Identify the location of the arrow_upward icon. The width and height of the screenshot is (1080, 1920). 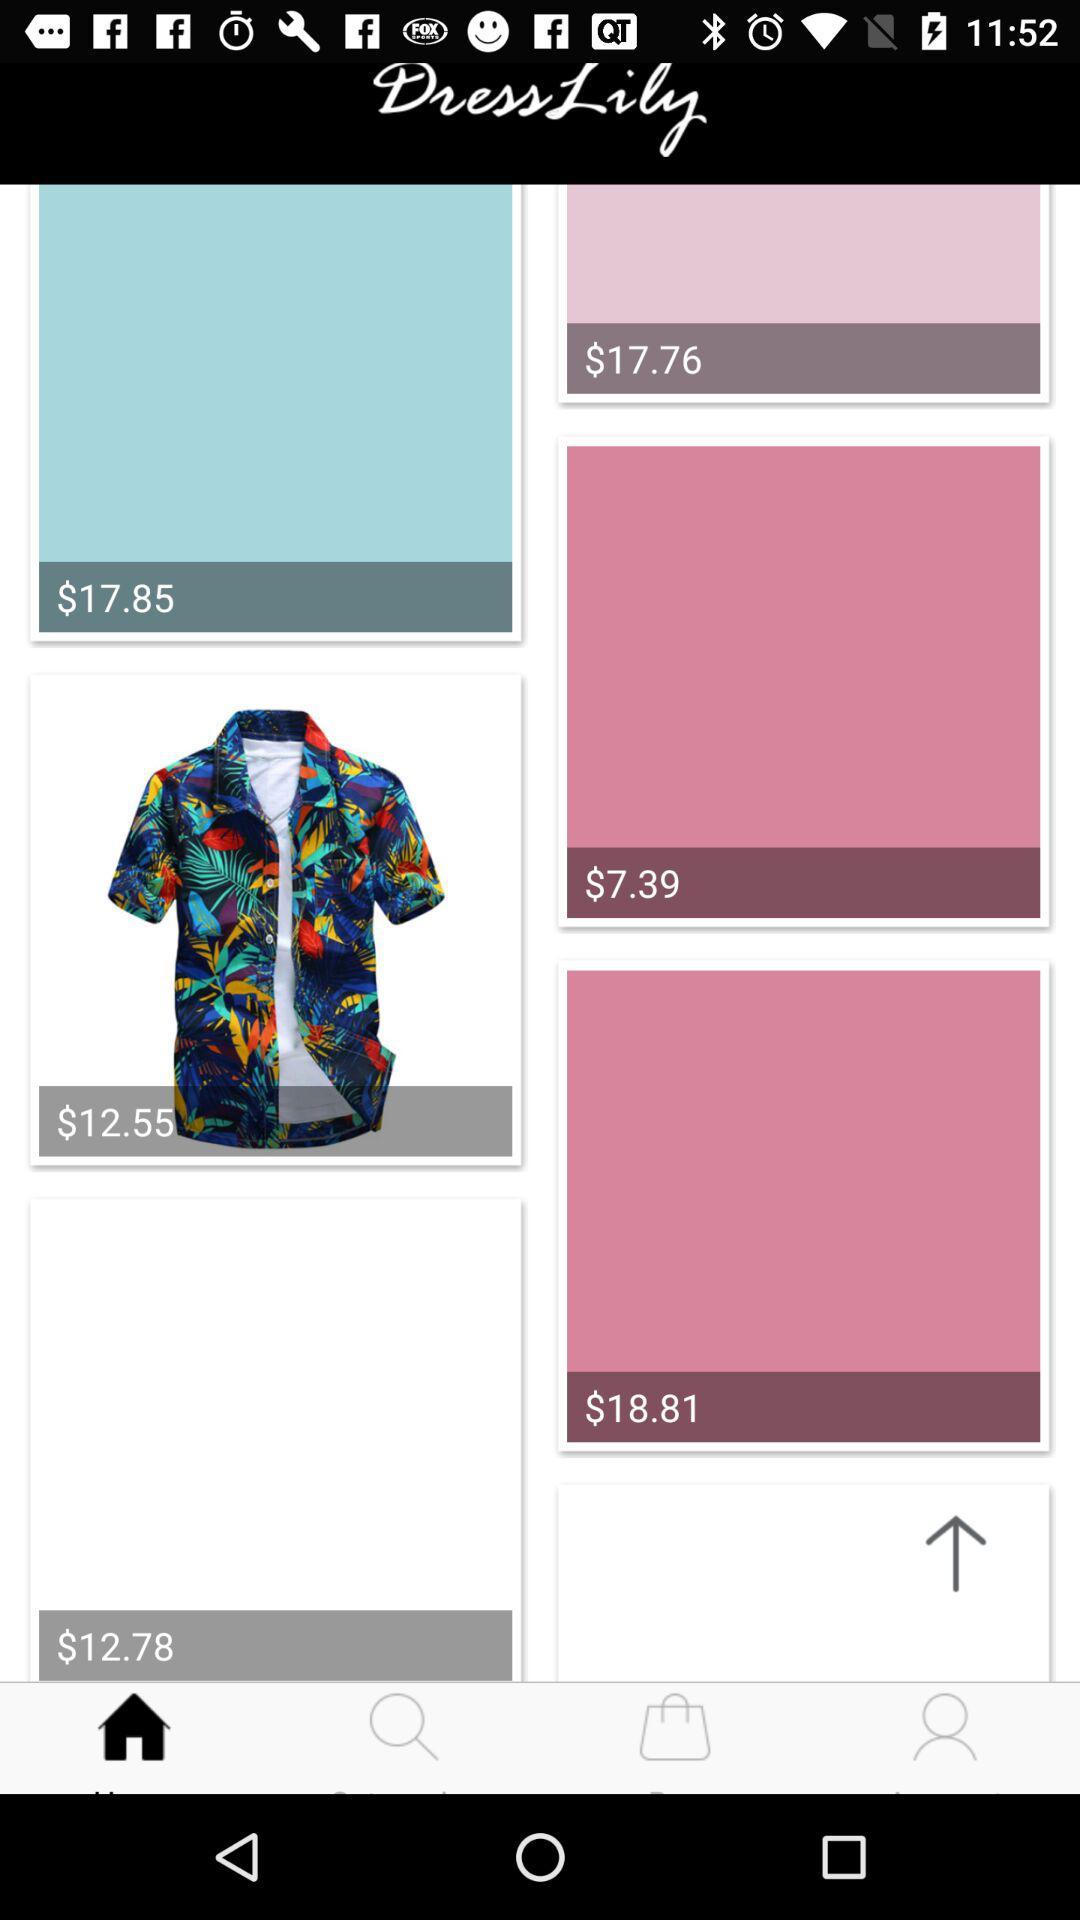
(954, 1552).